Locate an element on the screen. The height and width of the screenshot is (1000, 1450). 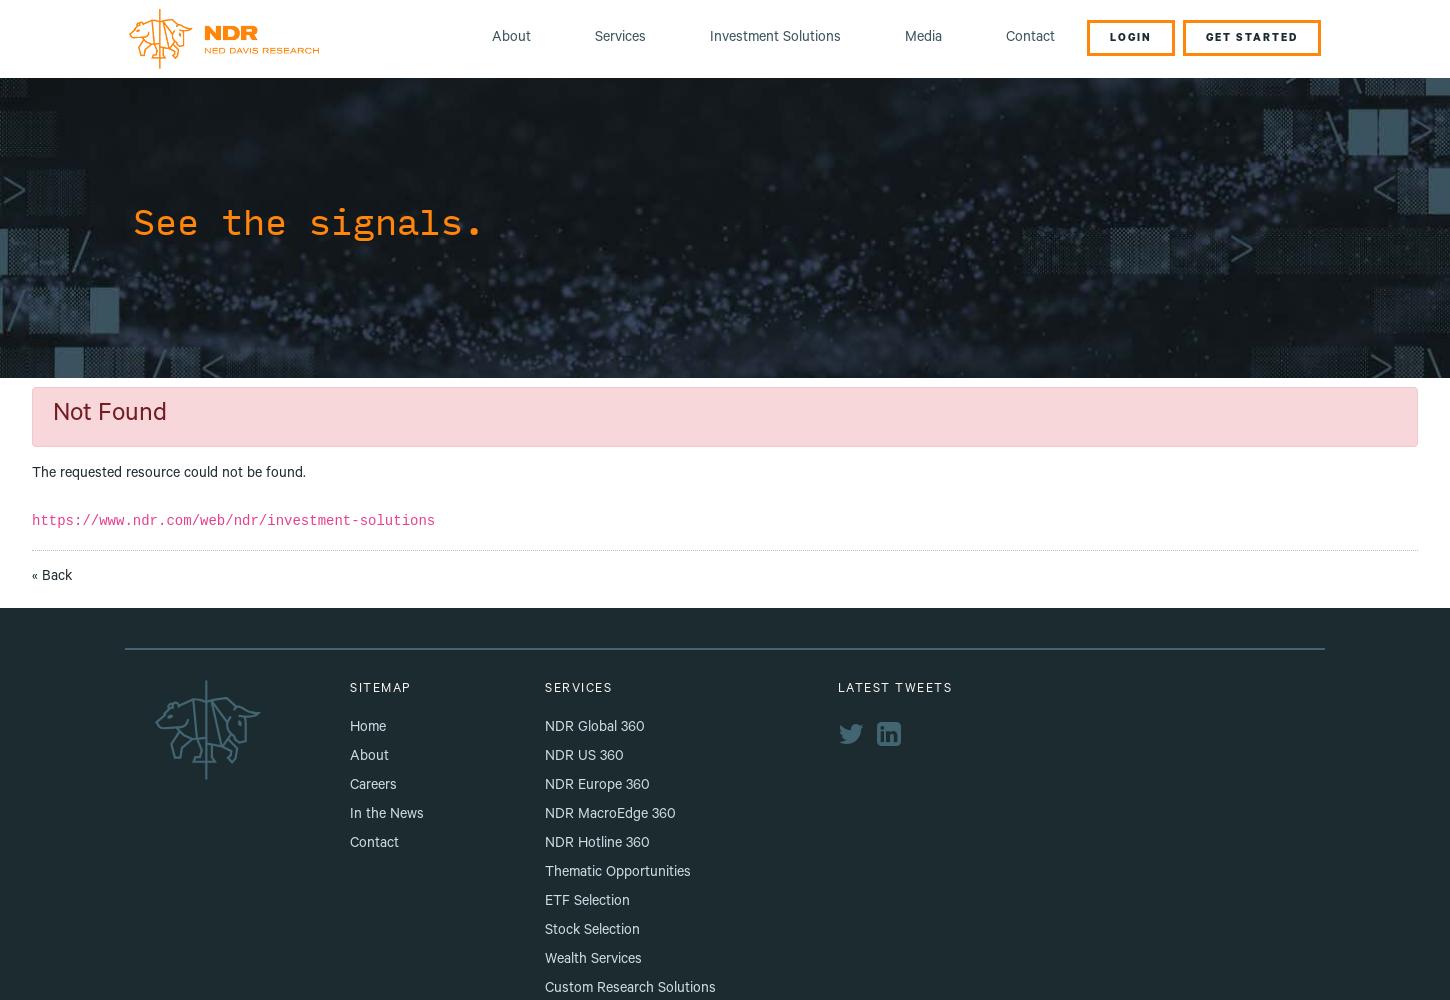
'« Back' is located at coordinates (52, 576).